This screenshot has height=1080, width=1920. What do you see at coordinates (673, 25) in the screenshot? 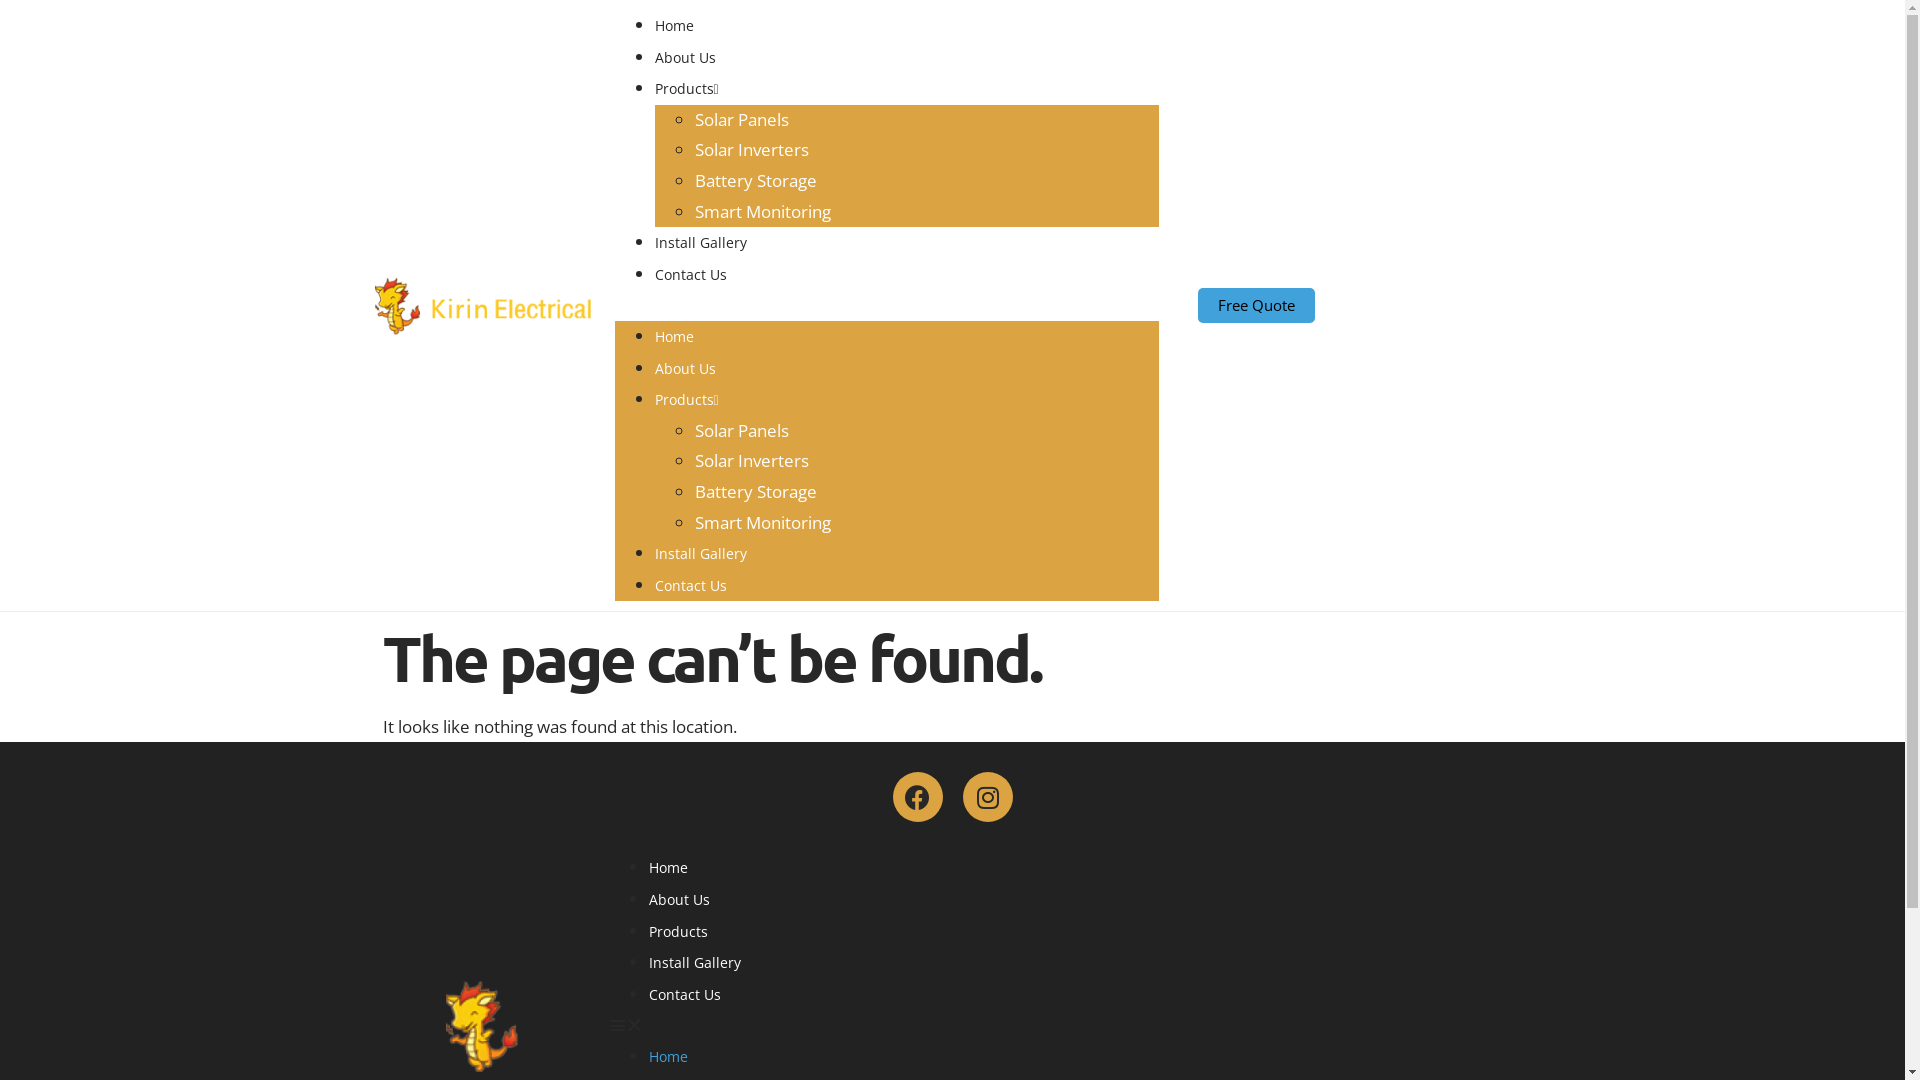
I see `'Home'` at bounding box center [673, 25].